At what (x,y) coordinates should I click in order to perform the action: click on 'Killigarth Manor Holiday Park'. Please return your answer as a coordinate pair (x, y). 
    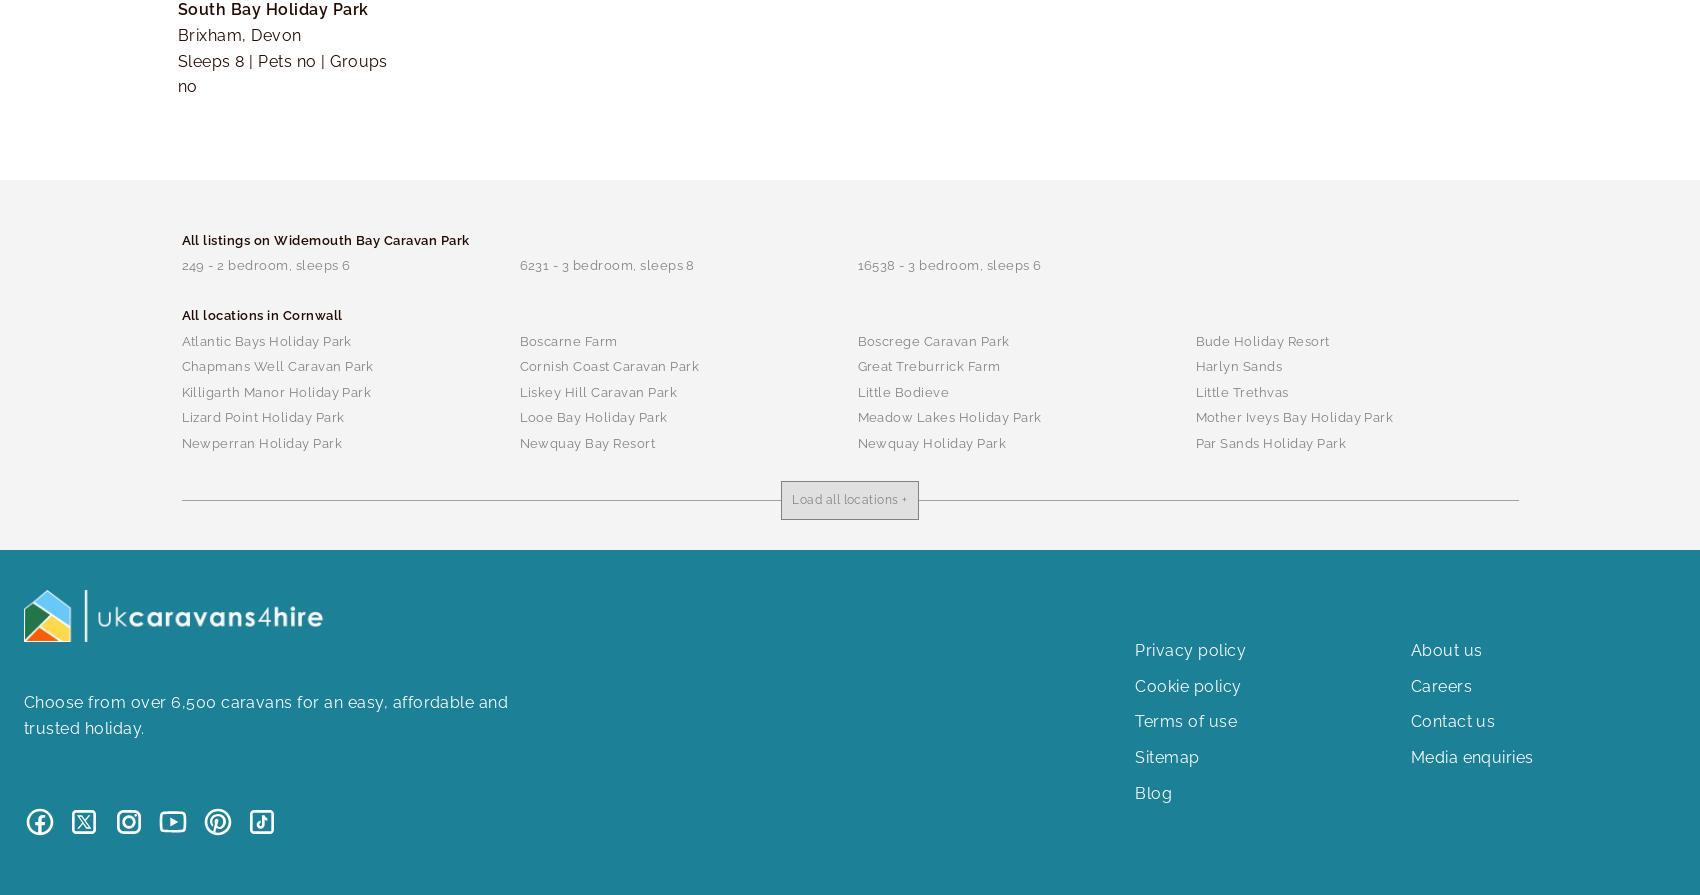
    Looking at the image, I should click on (276, 391).